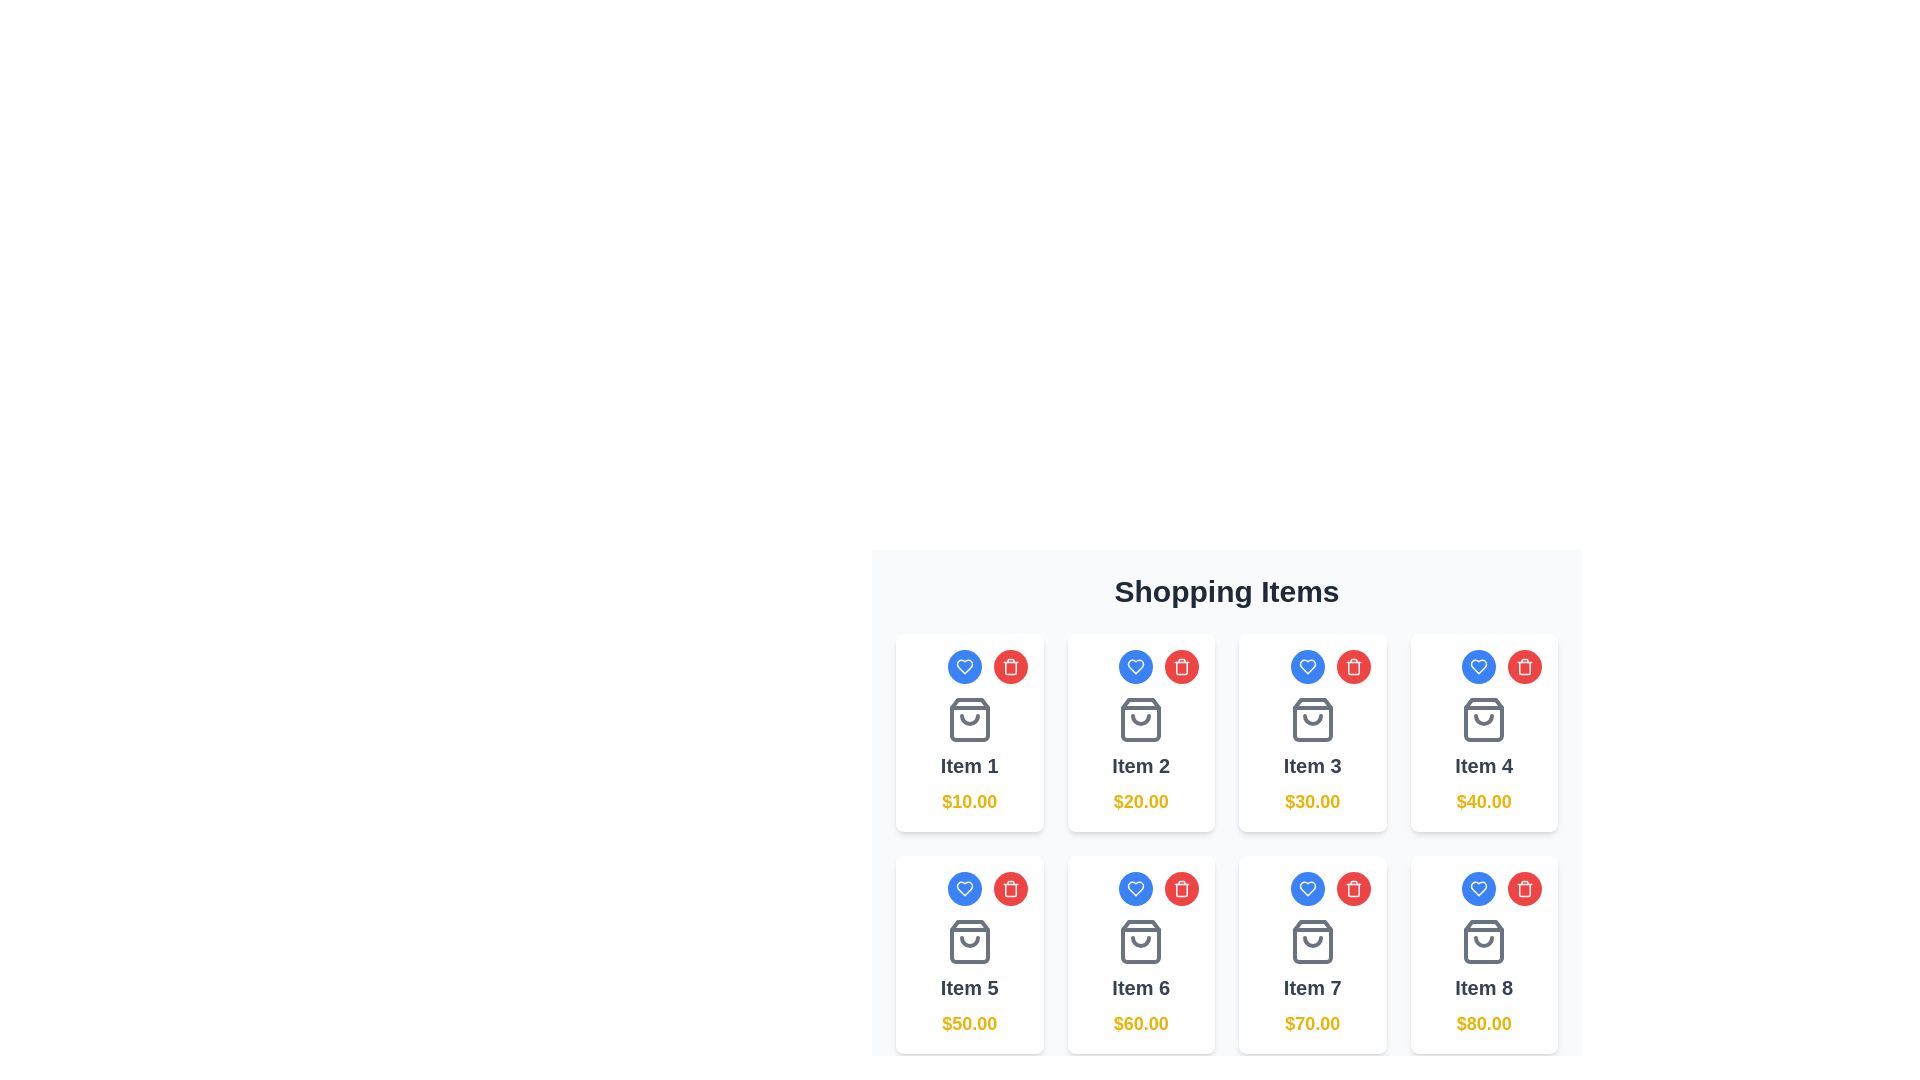 The width and height of the screenshot is (1920, 1080). Describe the element at coordinates (1141, 941) in the screenshot. I see `the decorative icon representing the shopping item in the card labeled 'Item 6' located in the second row, second column of the grid` at that location.